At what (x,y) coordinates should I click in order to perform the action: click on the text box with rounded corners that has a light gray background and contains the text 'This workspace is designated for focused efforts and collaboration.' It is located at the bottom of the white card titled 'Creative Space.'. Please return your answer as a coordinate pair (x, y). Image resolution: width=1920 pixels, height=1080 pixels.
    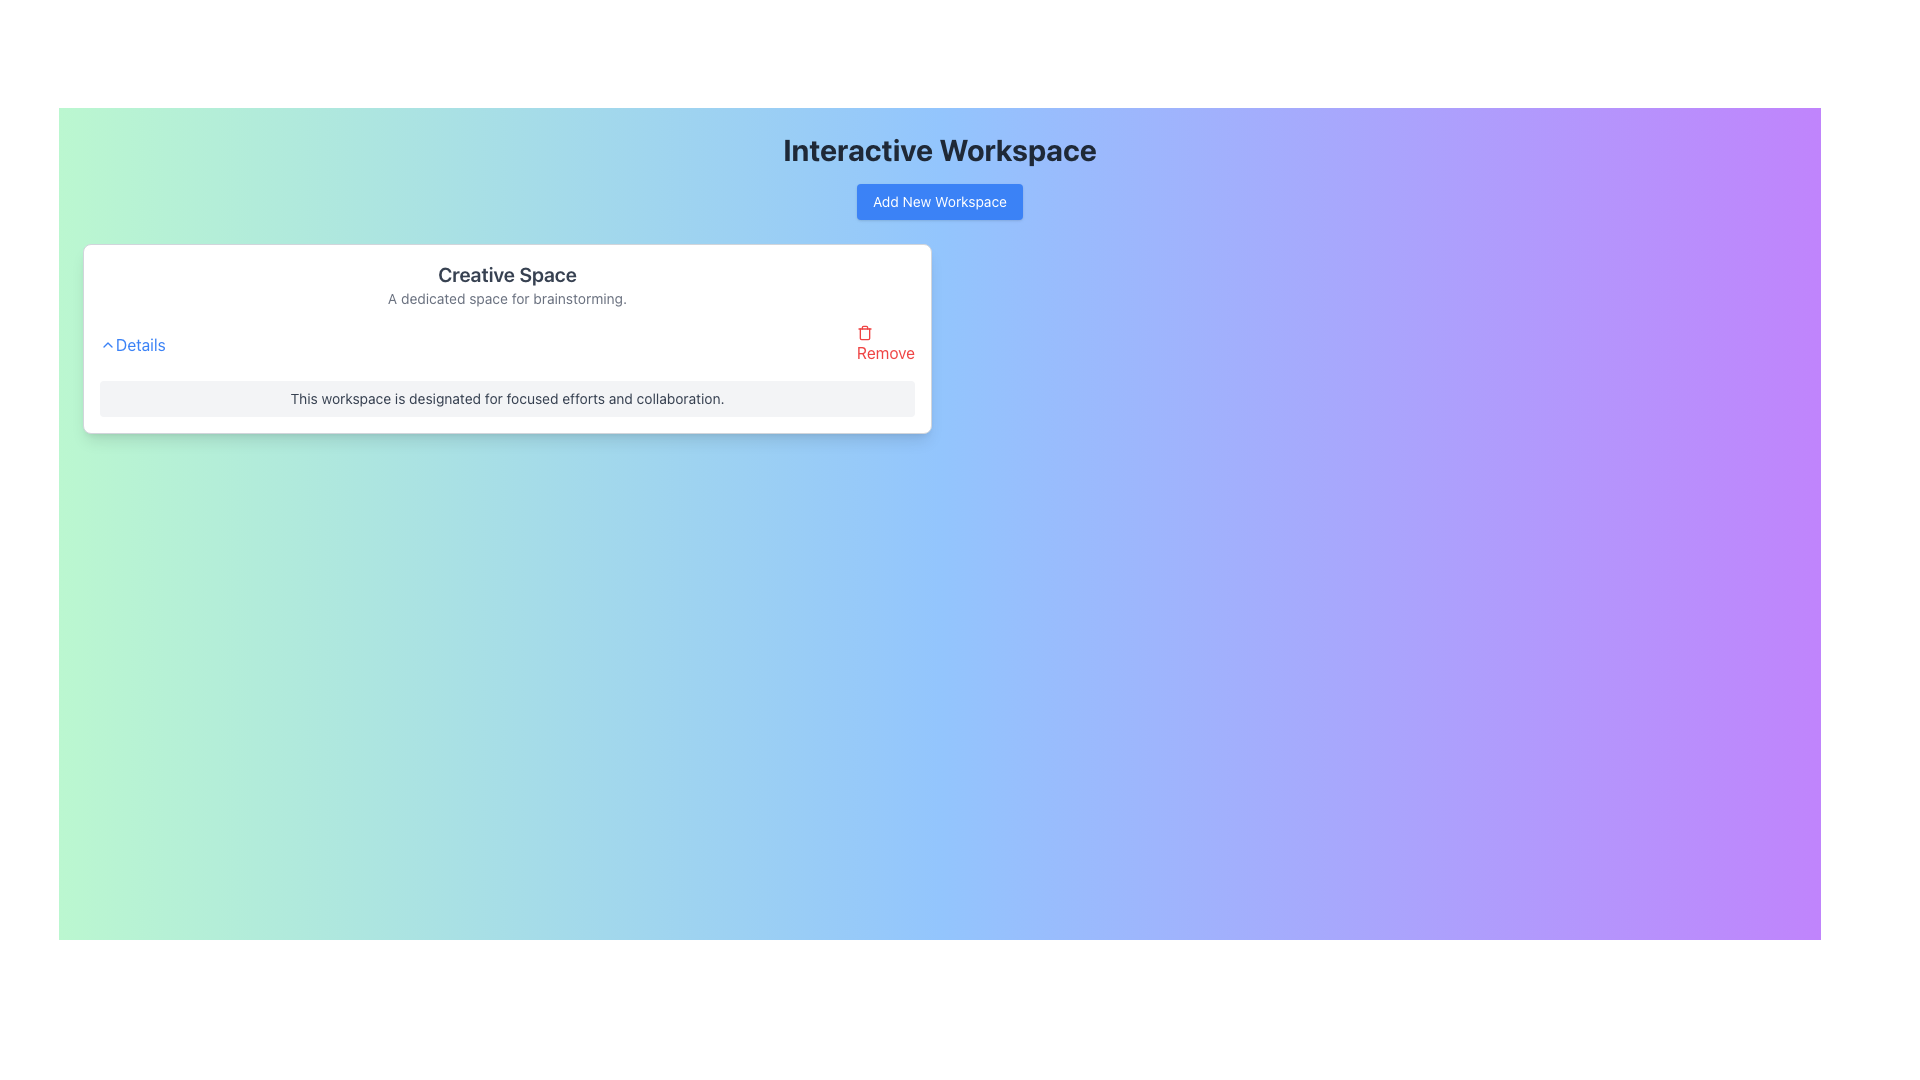
    Looking at the image, I should click on (507, 398).